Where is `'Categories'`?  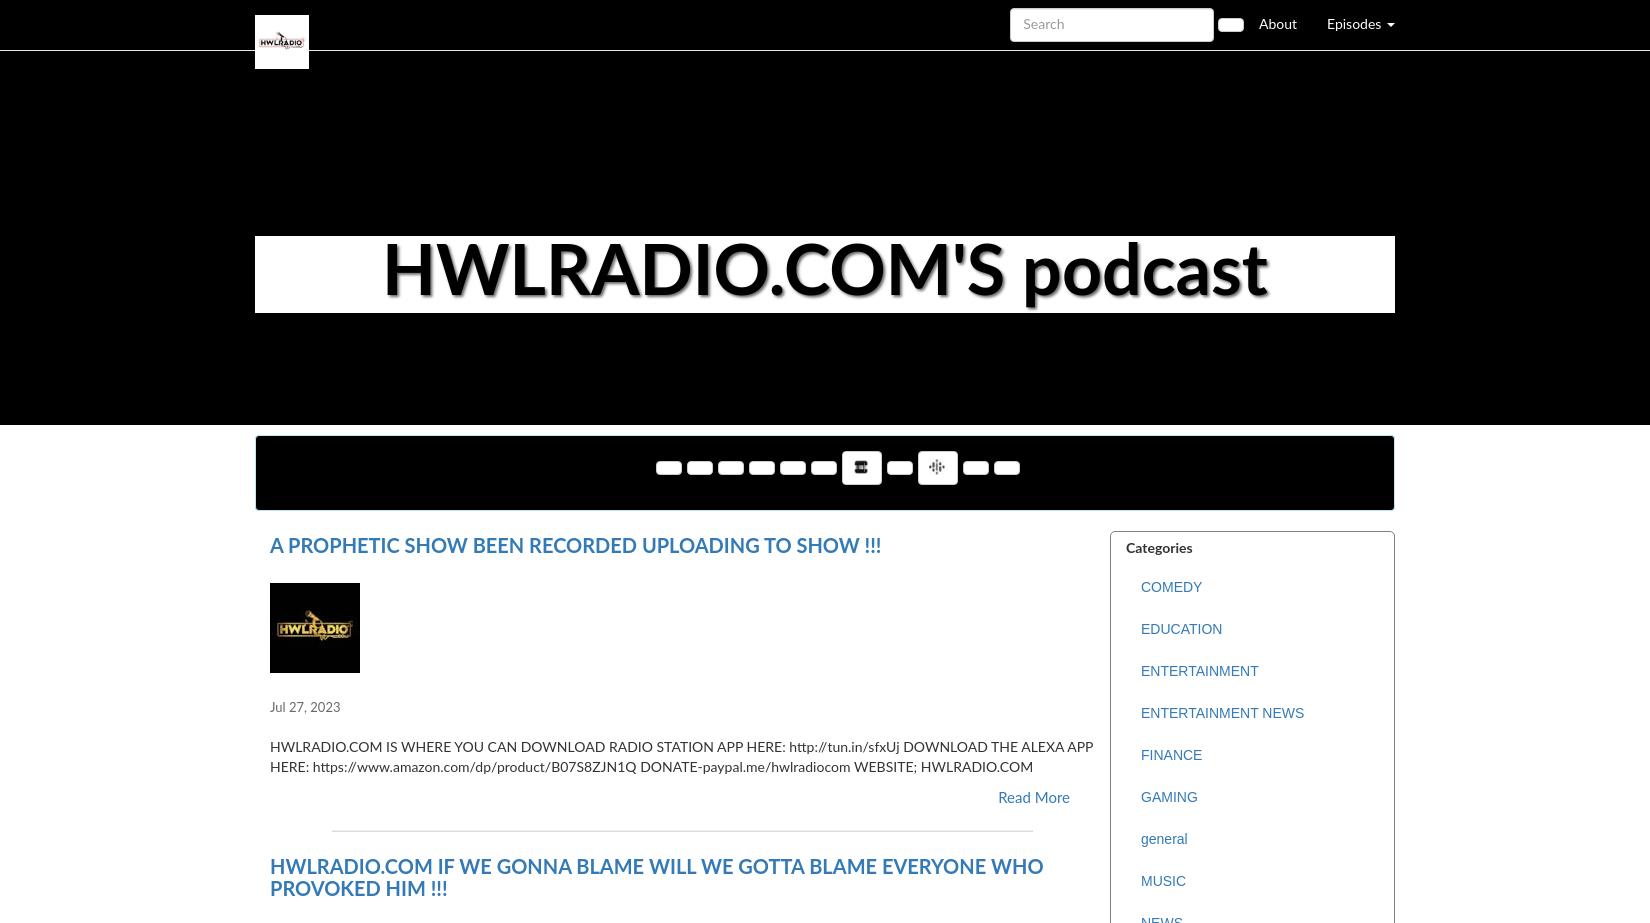
'Categories' is located at coordinates (1158, 548).